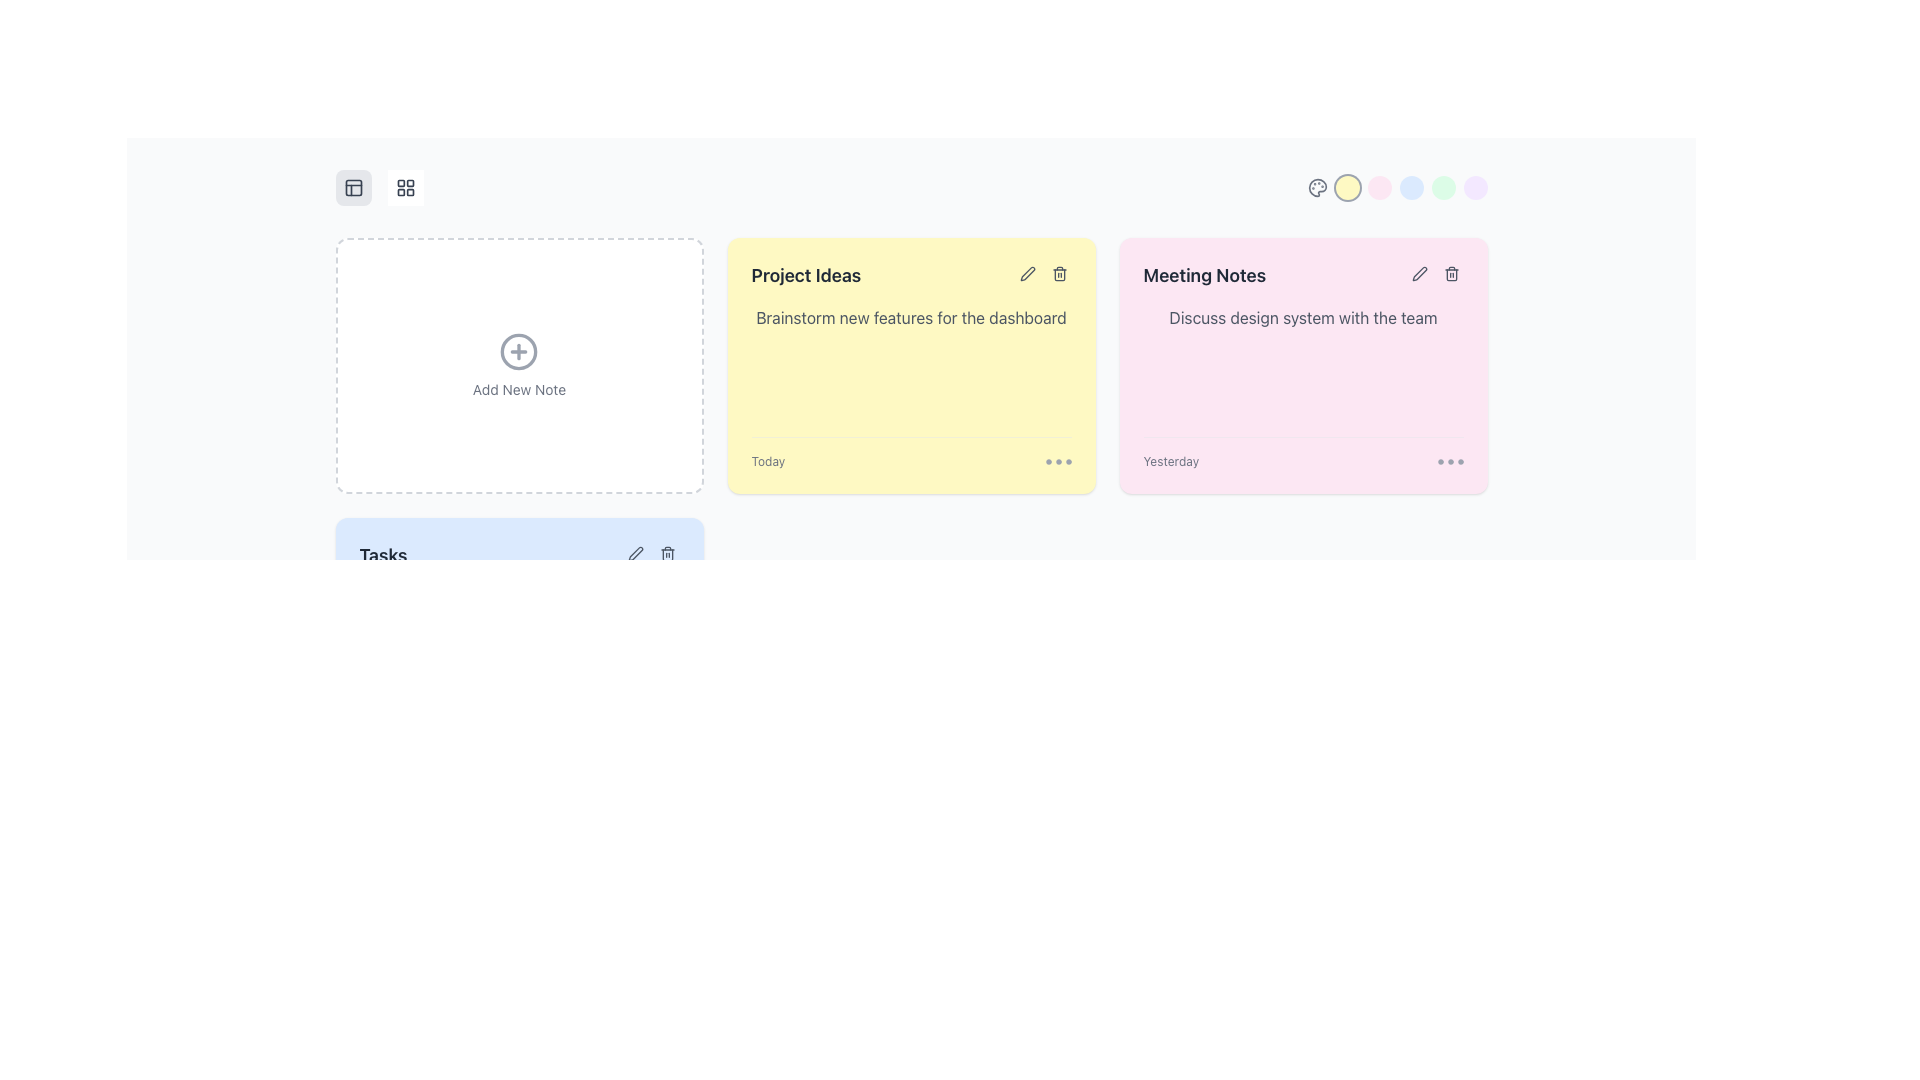  Describe the element at coordinates (1418, 273) in the screenshot. I see `the edit icon button resembling a pen located in the top-right corner of the 'Meeting Notes' card to initiate editing of the card content` at that location.